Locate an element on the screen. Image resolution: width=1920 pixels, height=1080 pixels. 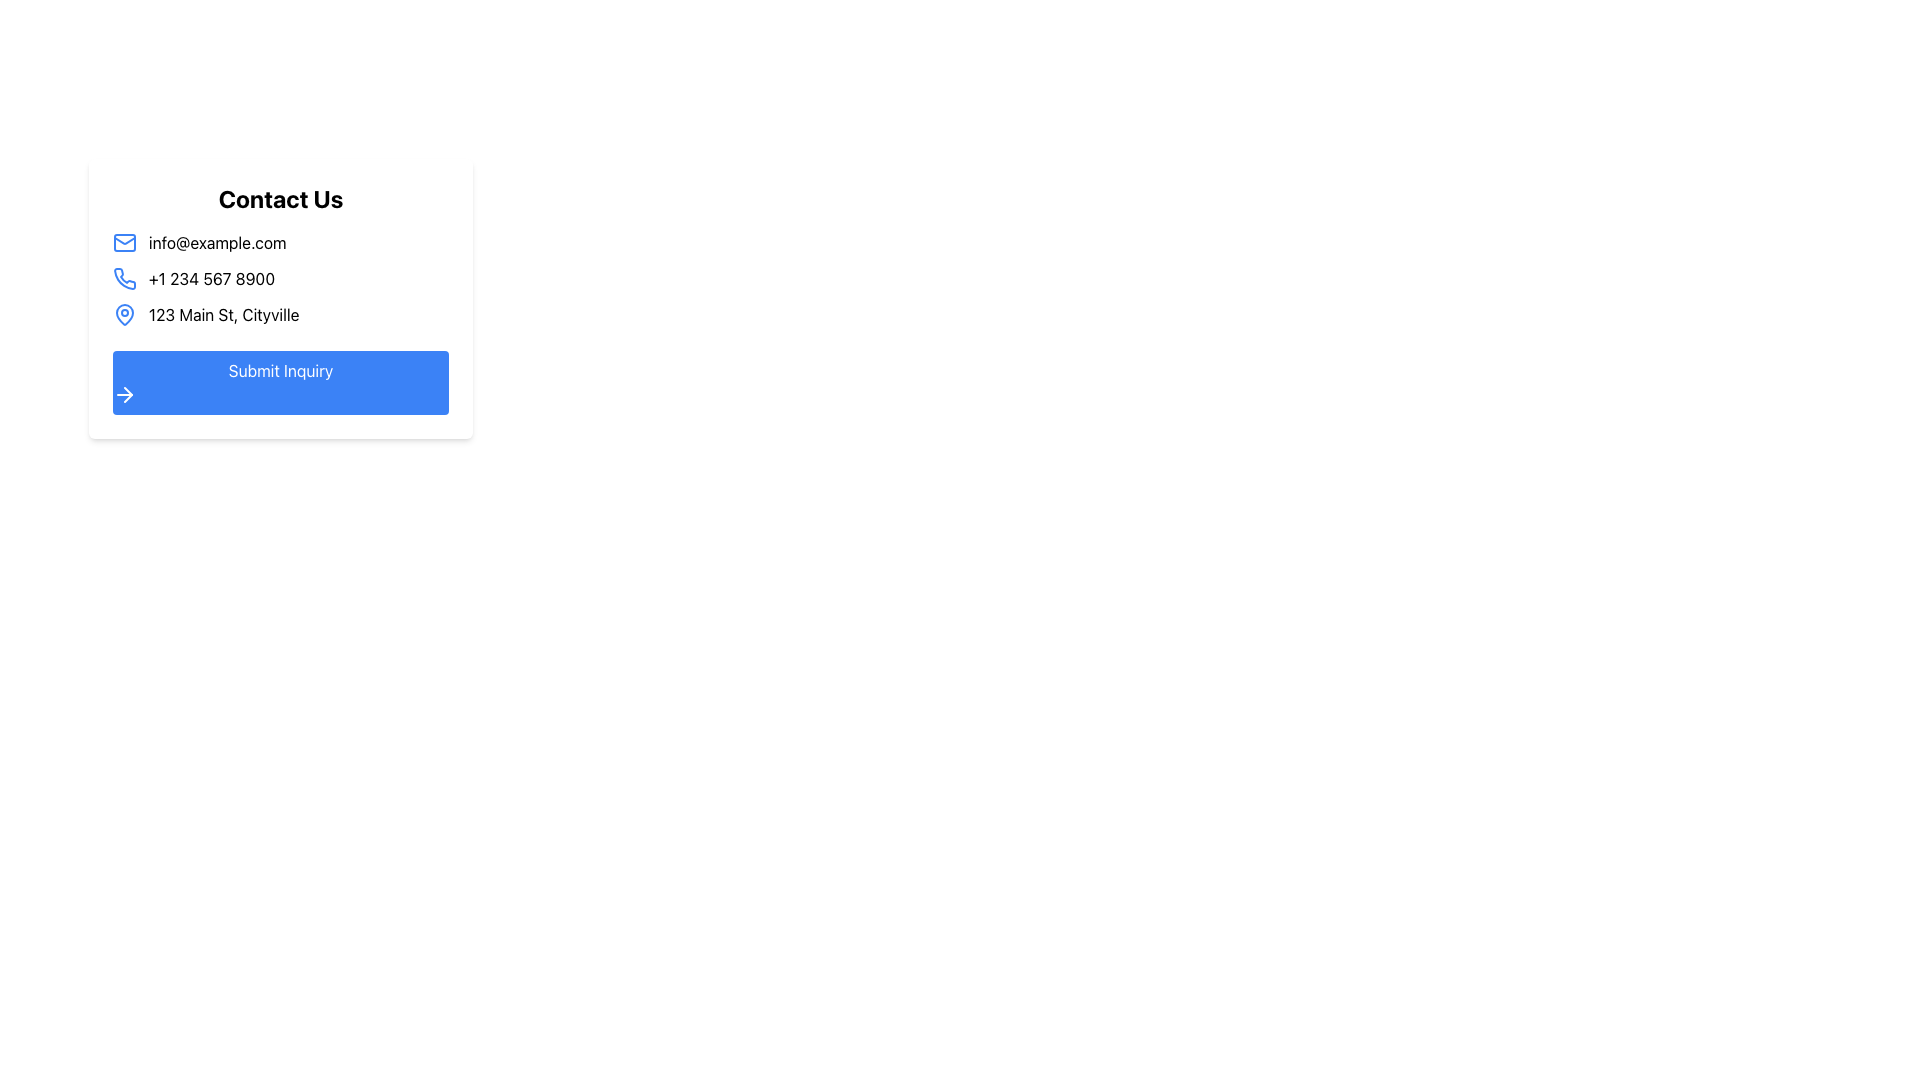
the text element providing the contact email address located is located at coordinates (280, 242).